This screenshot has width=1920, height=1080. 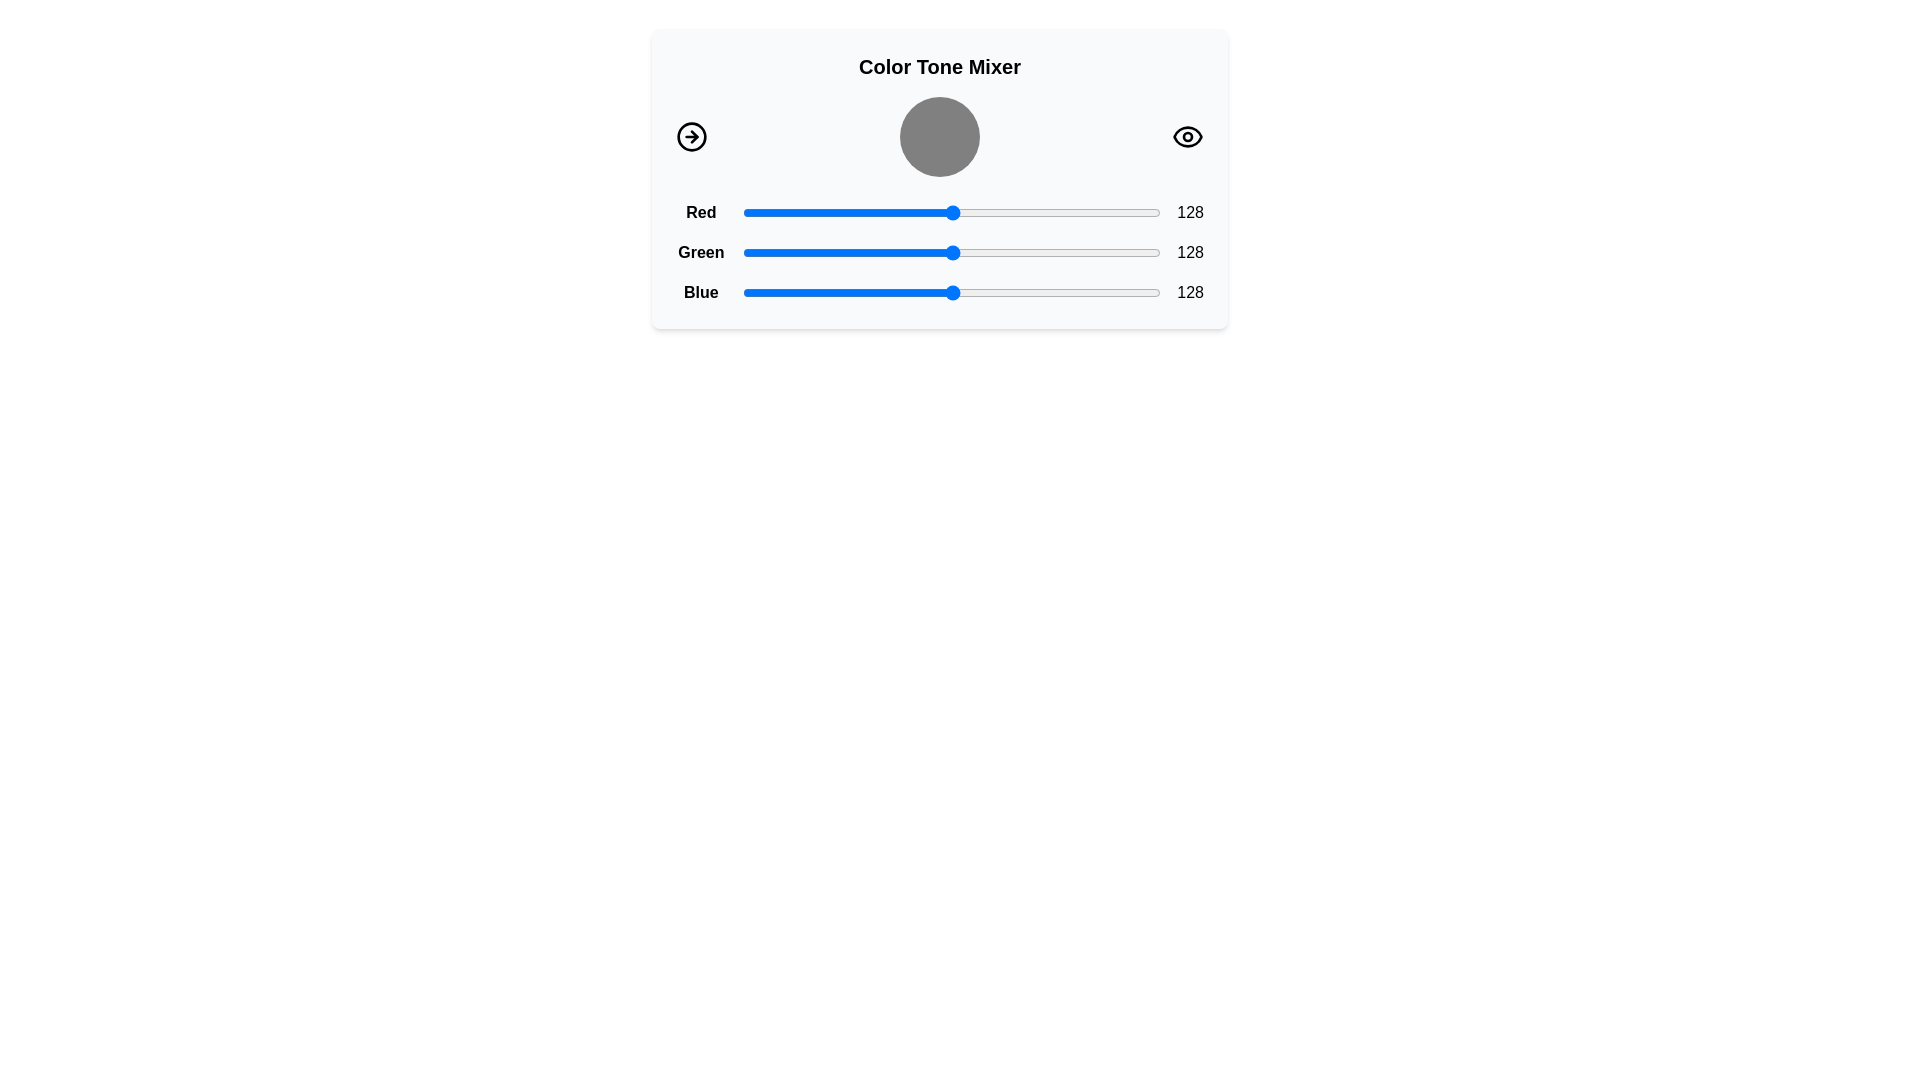 I want to click on the red component, so click(x=960, y=212).